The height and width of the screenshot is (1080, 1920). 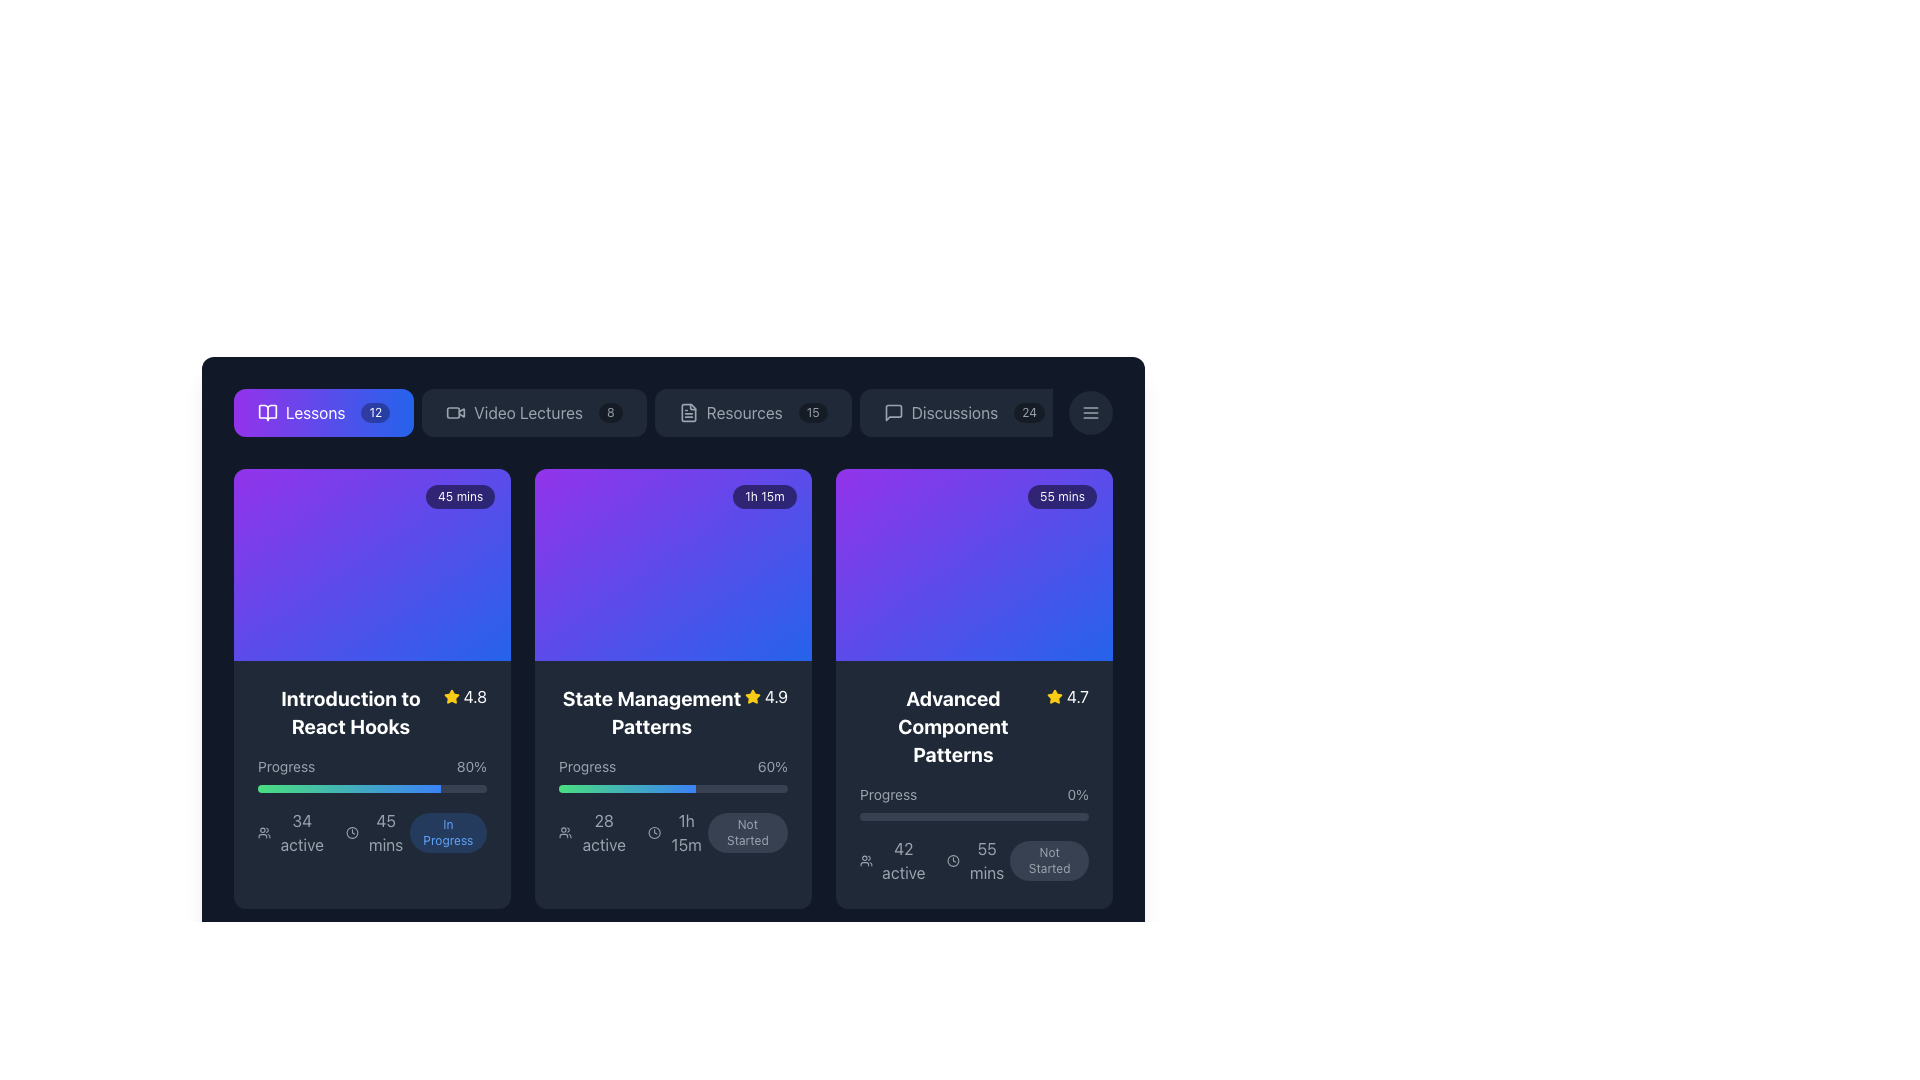 I want to click on the text label displaying the number of active participants in the middle card, so click(x=603, y=833).